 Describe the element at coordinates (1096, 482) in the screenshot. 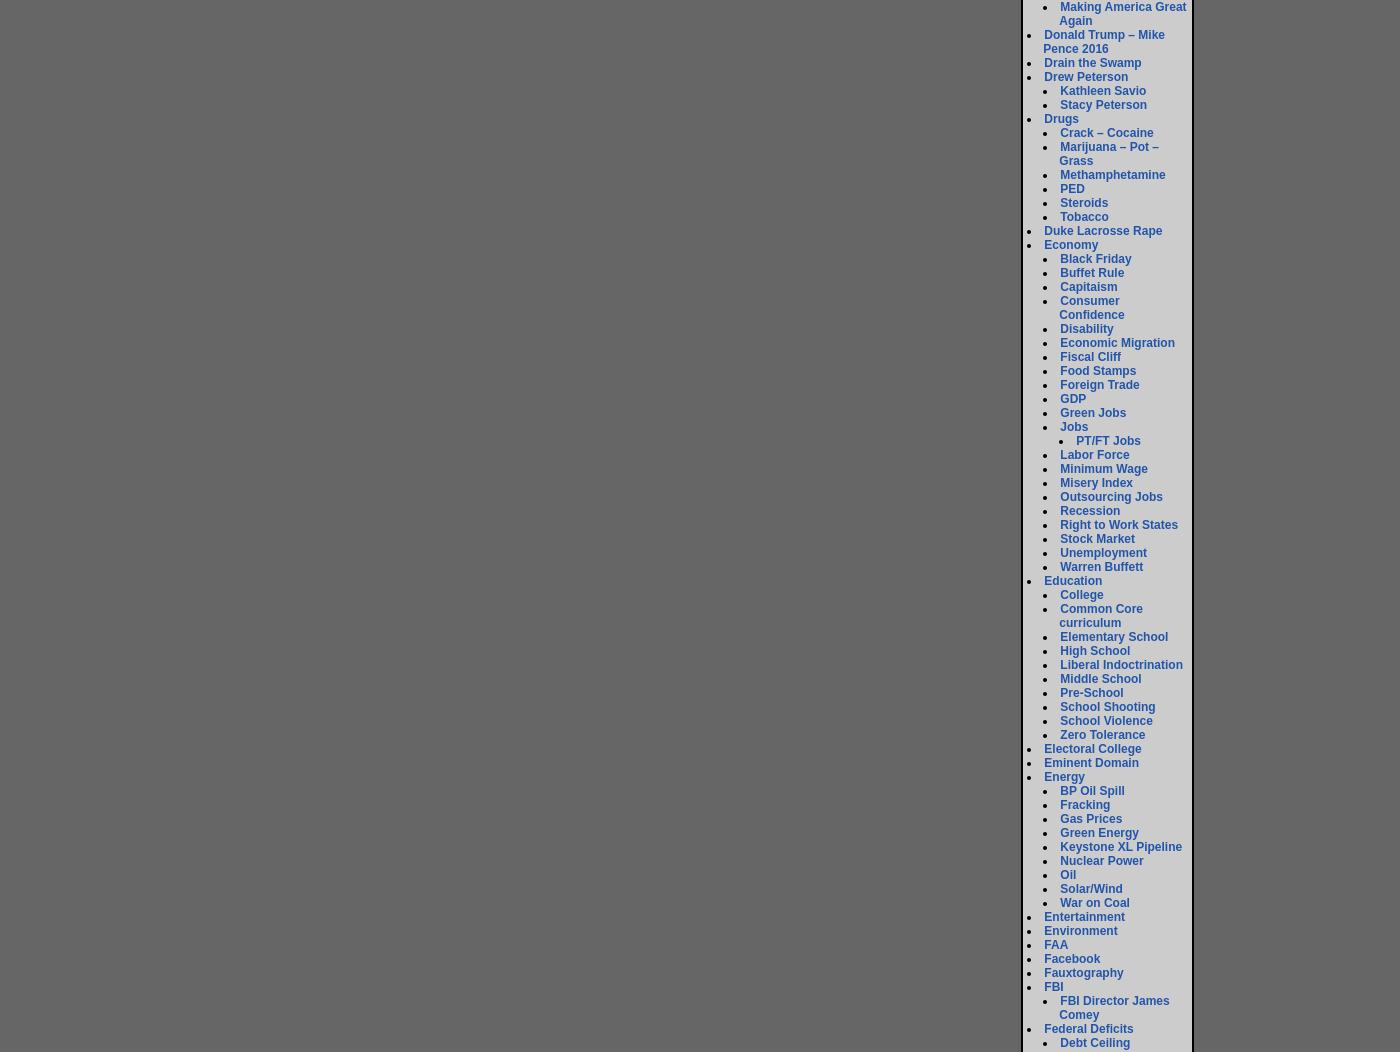

I see `'Misery Index'` at that location.